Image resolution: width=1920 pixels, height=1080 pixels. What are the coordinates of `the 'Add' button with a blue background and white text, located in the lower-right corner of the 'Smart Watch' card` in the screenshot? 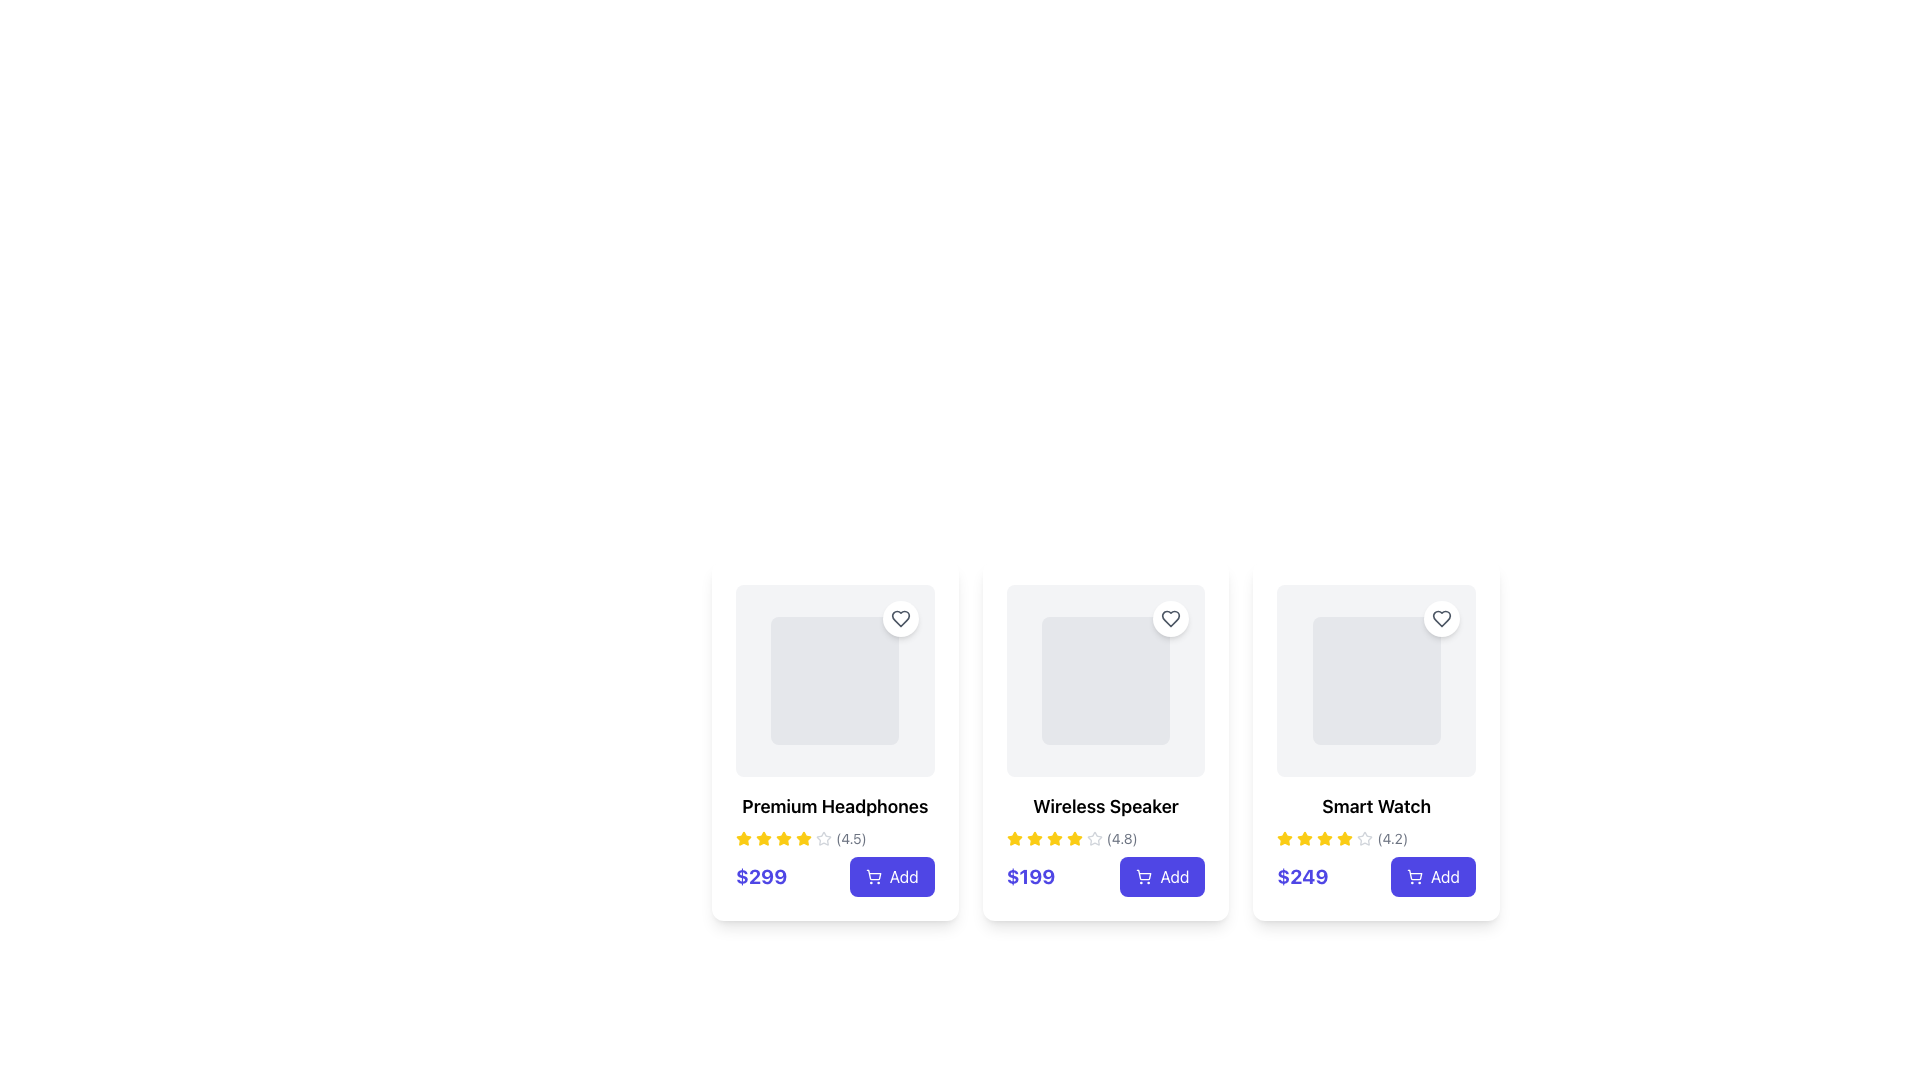 It's located at (1432, 875).